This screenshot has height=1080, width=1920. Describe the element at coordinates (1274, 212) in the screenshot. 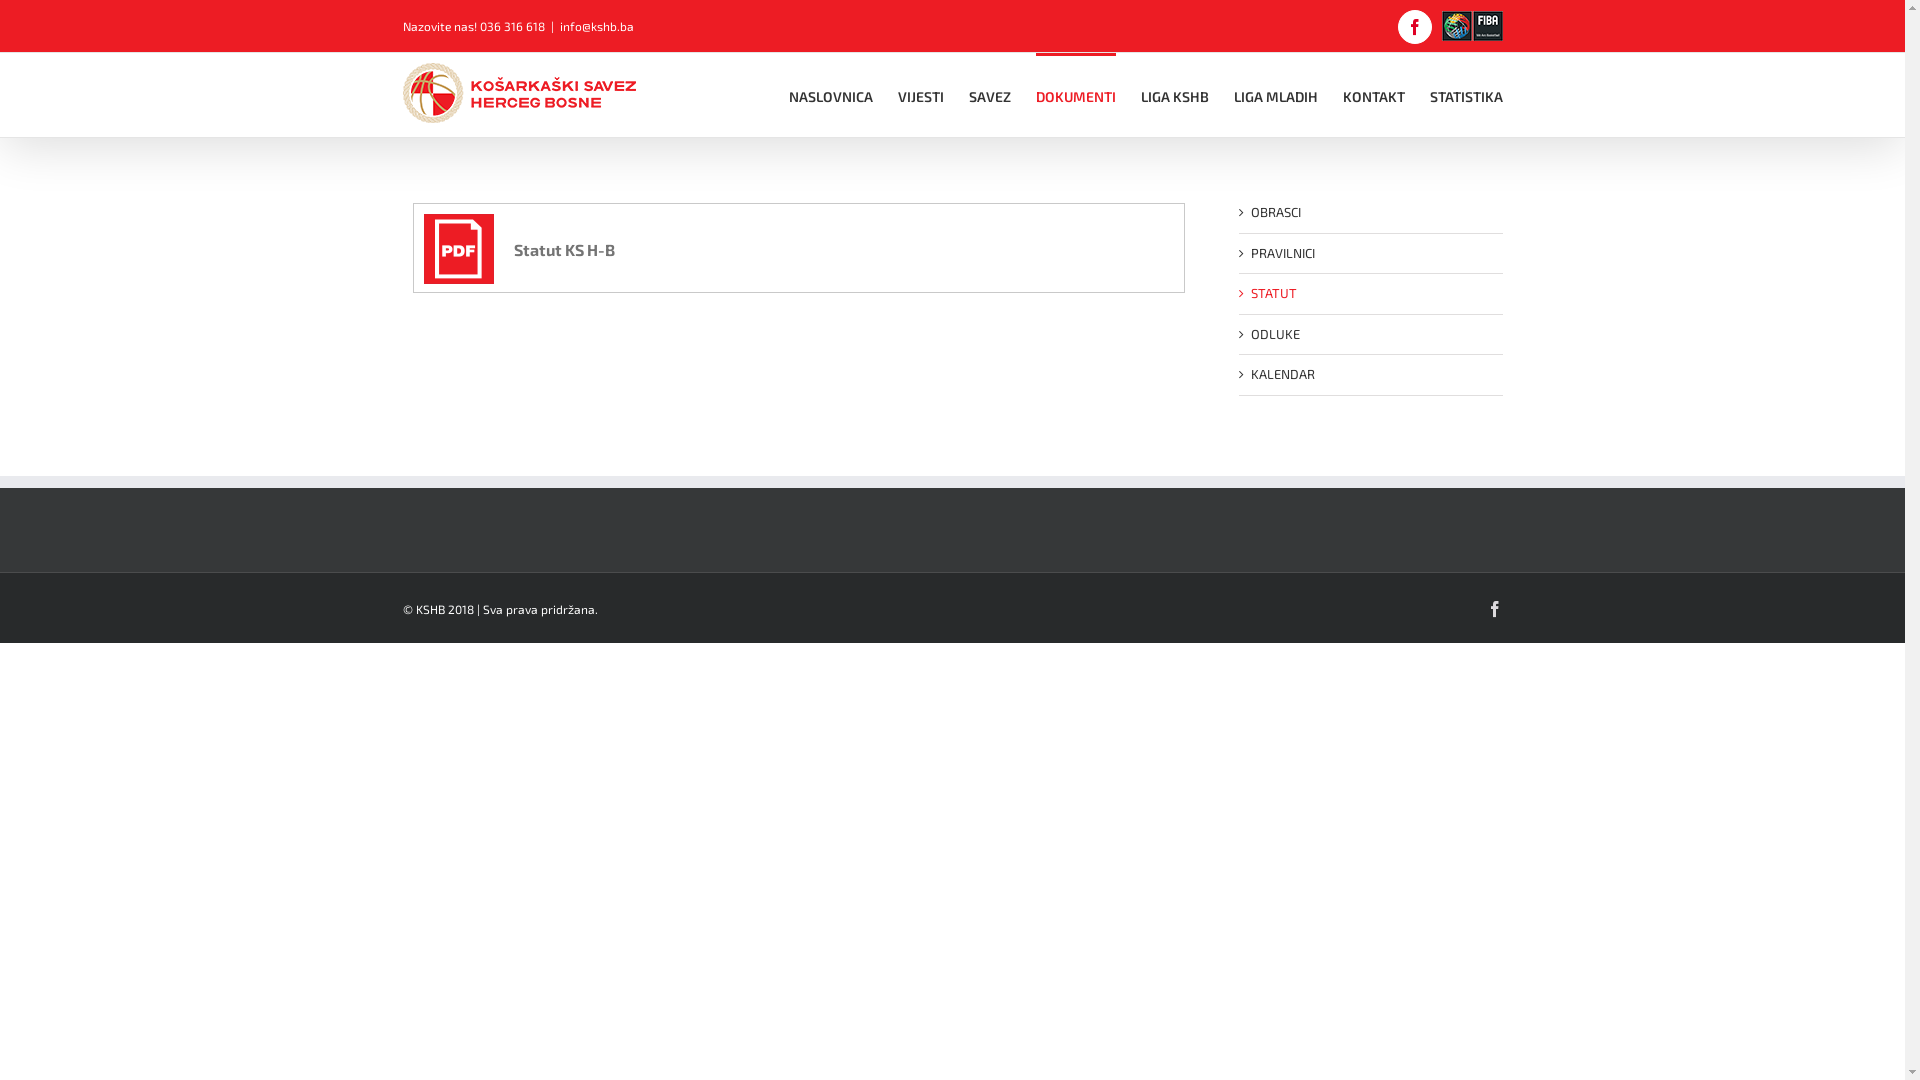

I see `'OBRASCI'` at that location.